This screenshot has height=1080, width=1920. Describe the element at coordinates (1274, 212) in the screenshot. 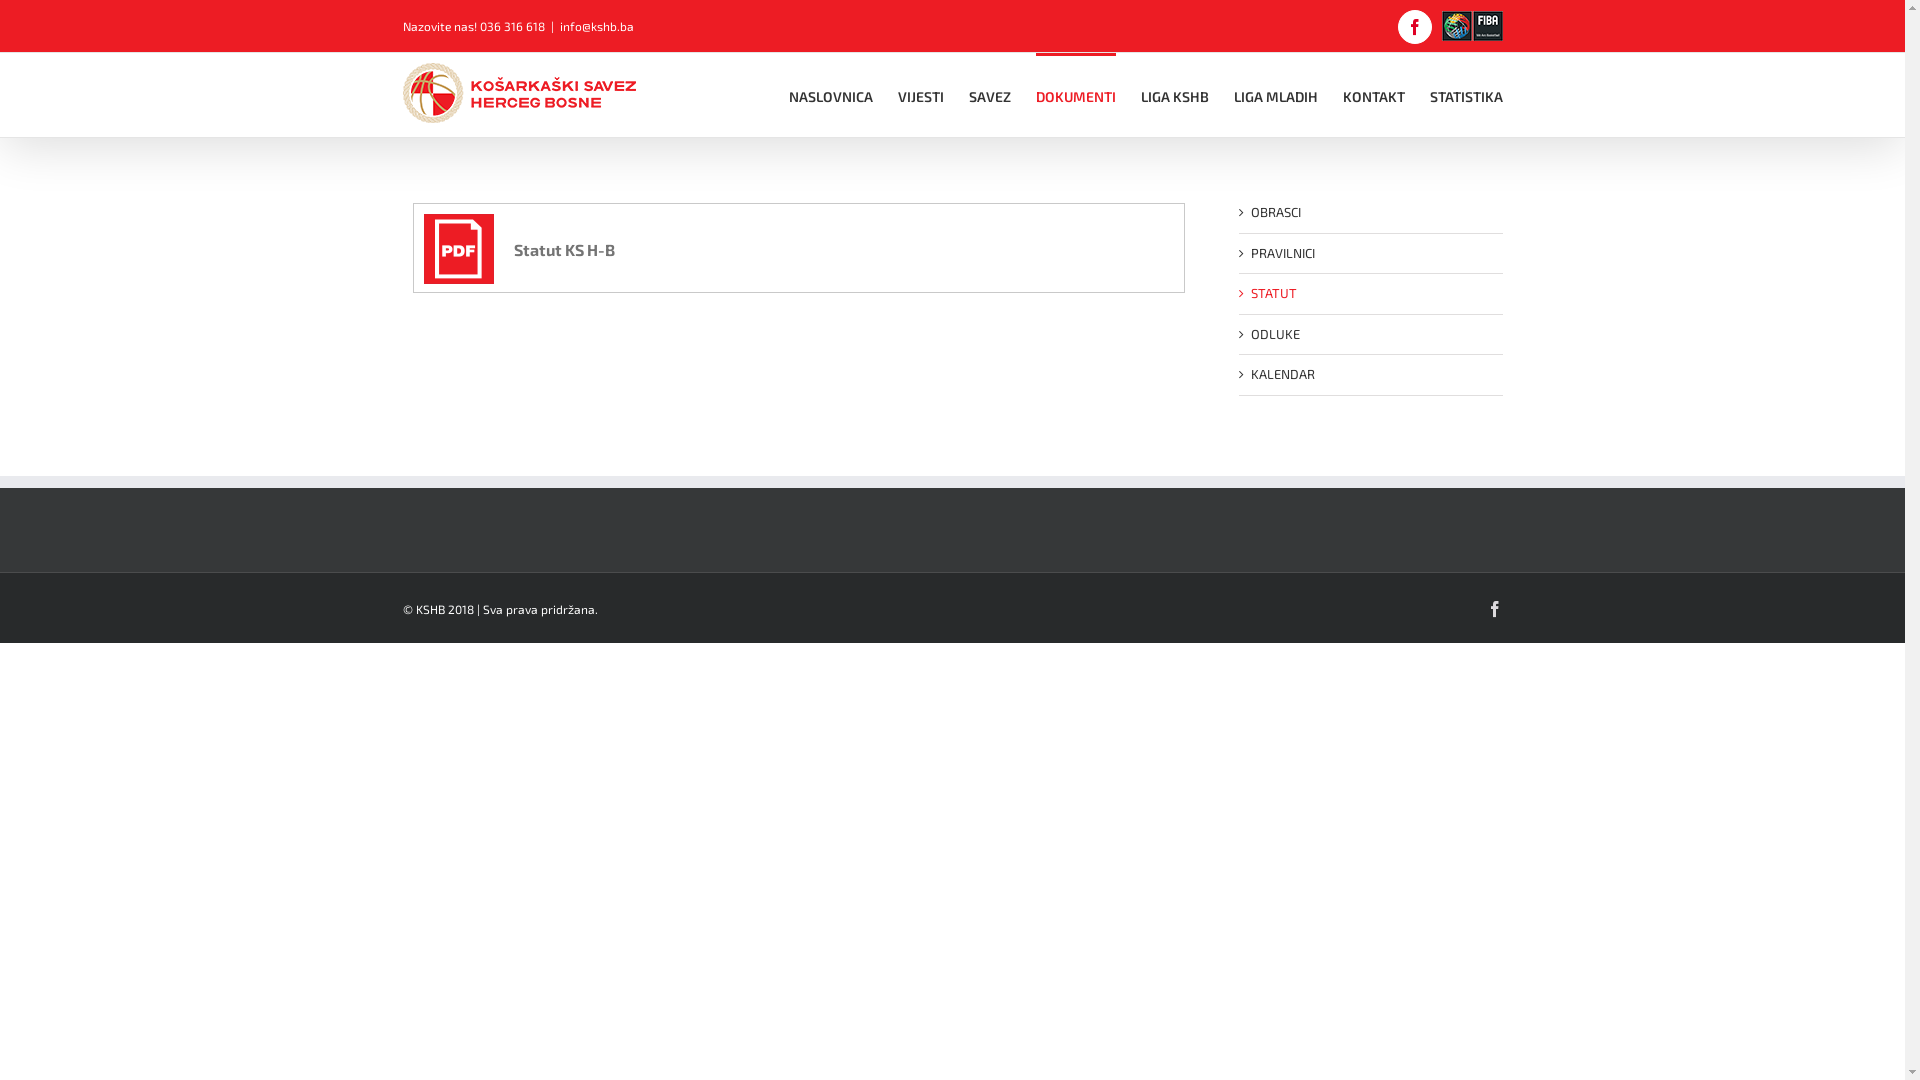

I see `'OBRASCI'` at that location.